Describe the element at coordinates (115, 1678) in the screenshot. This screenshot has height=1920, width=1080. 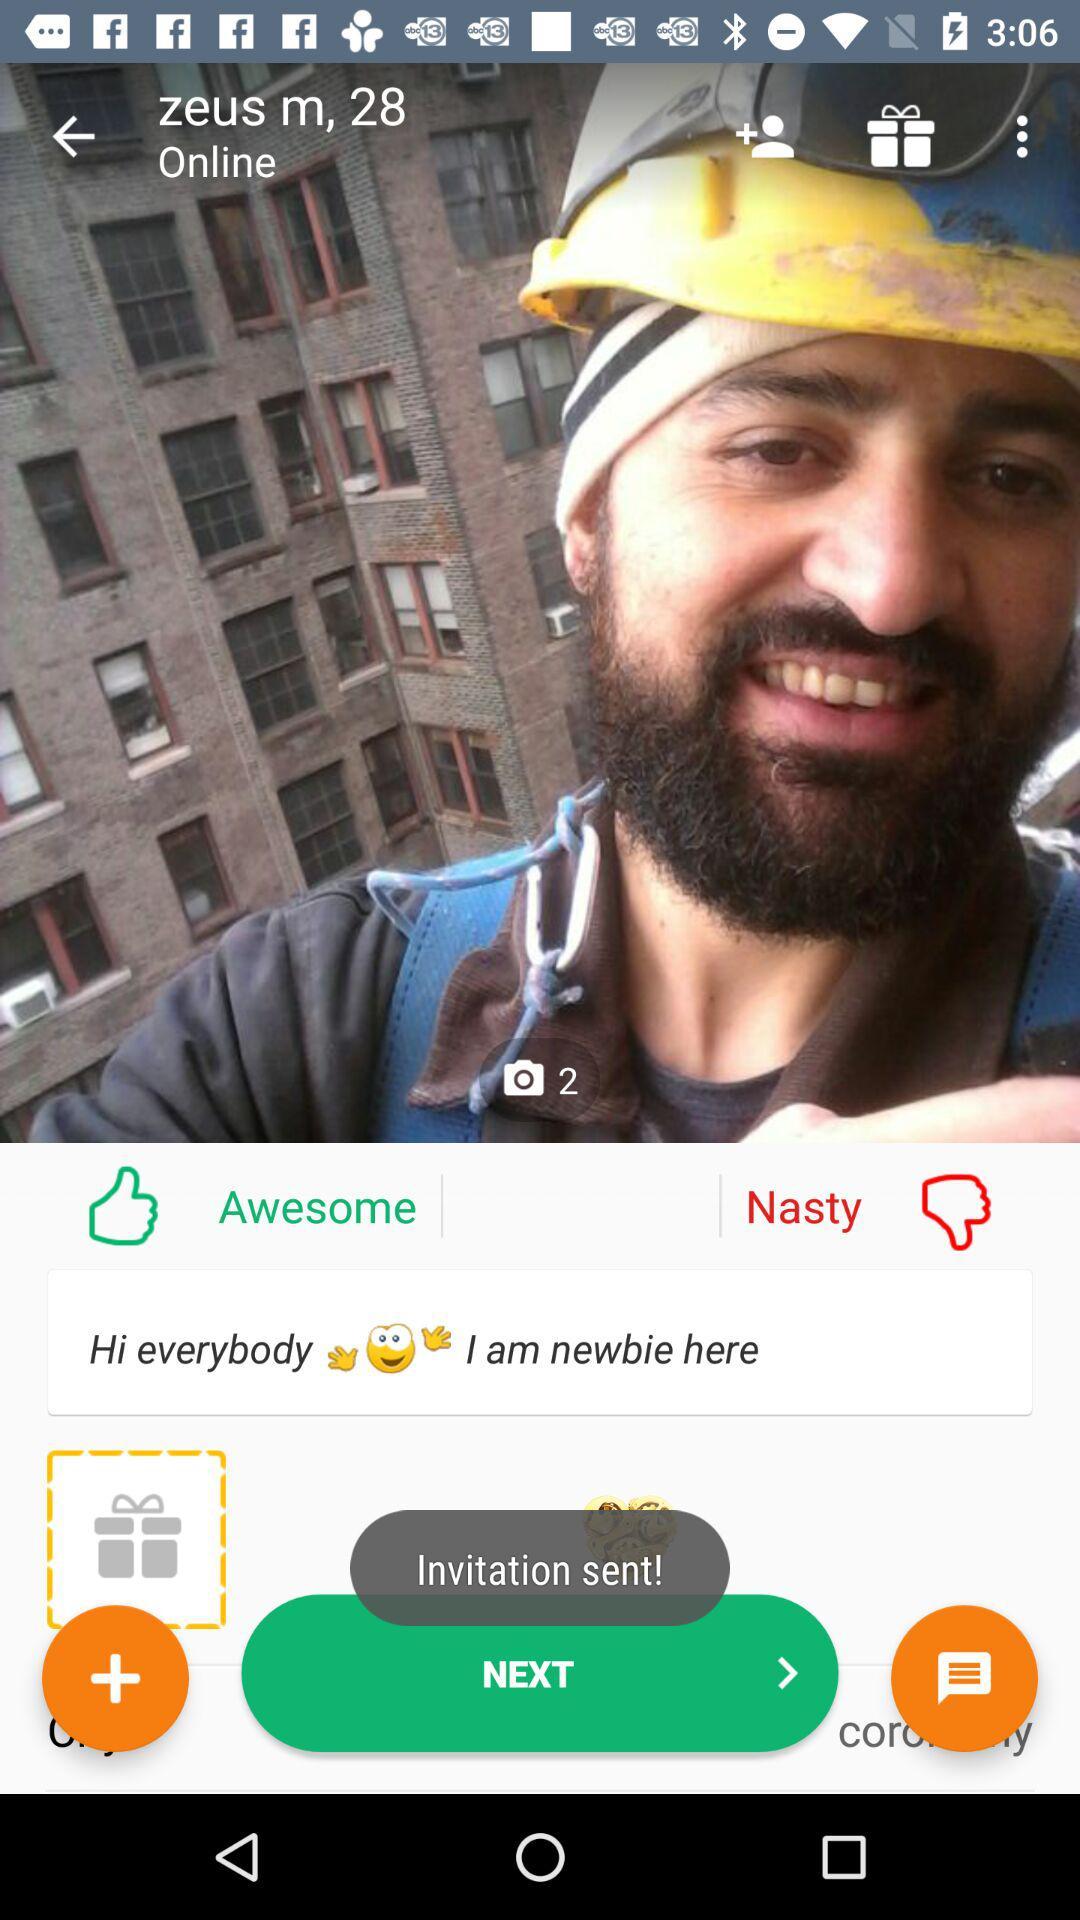
I see `the add icon` at that location.